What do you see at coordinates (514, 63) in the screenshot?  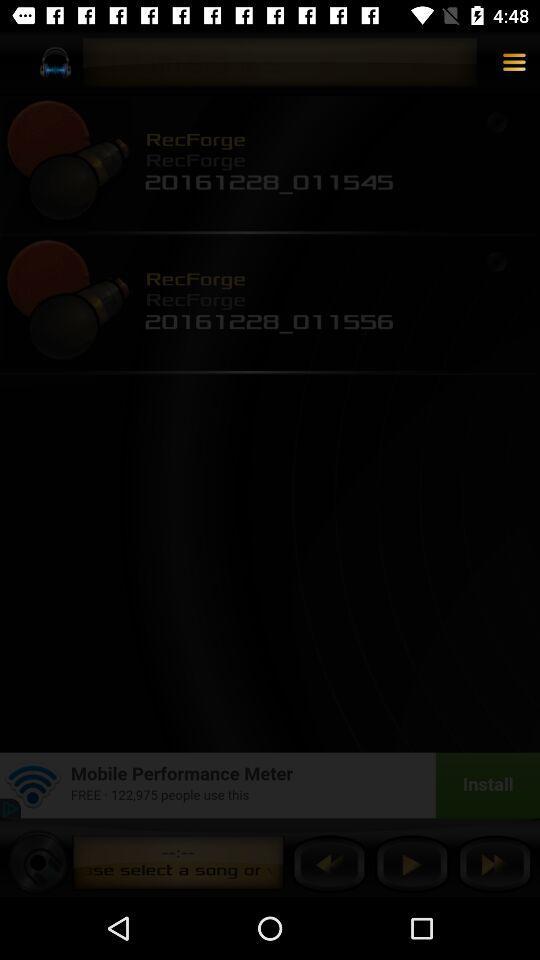 I see `three horizontal lines on the top right corner of the web page` at bounding box center [514, 63].